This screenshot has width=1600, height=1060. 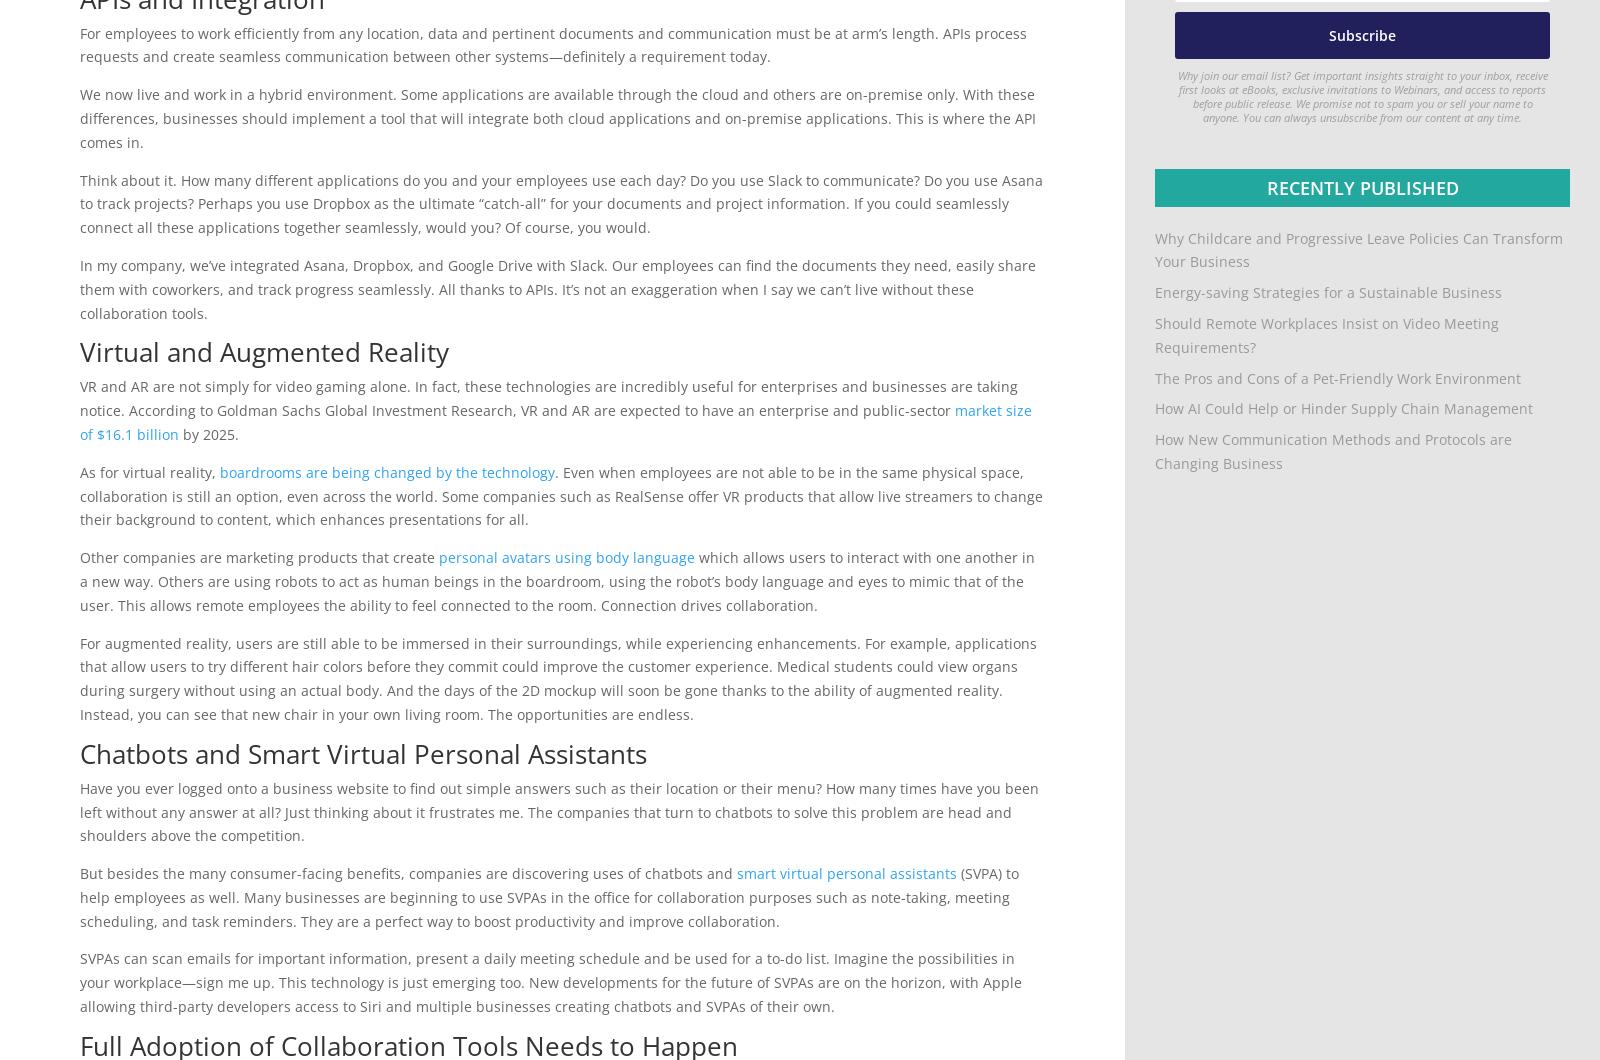 I want to click on 'Recently Published', so click(x=1361, y=185).